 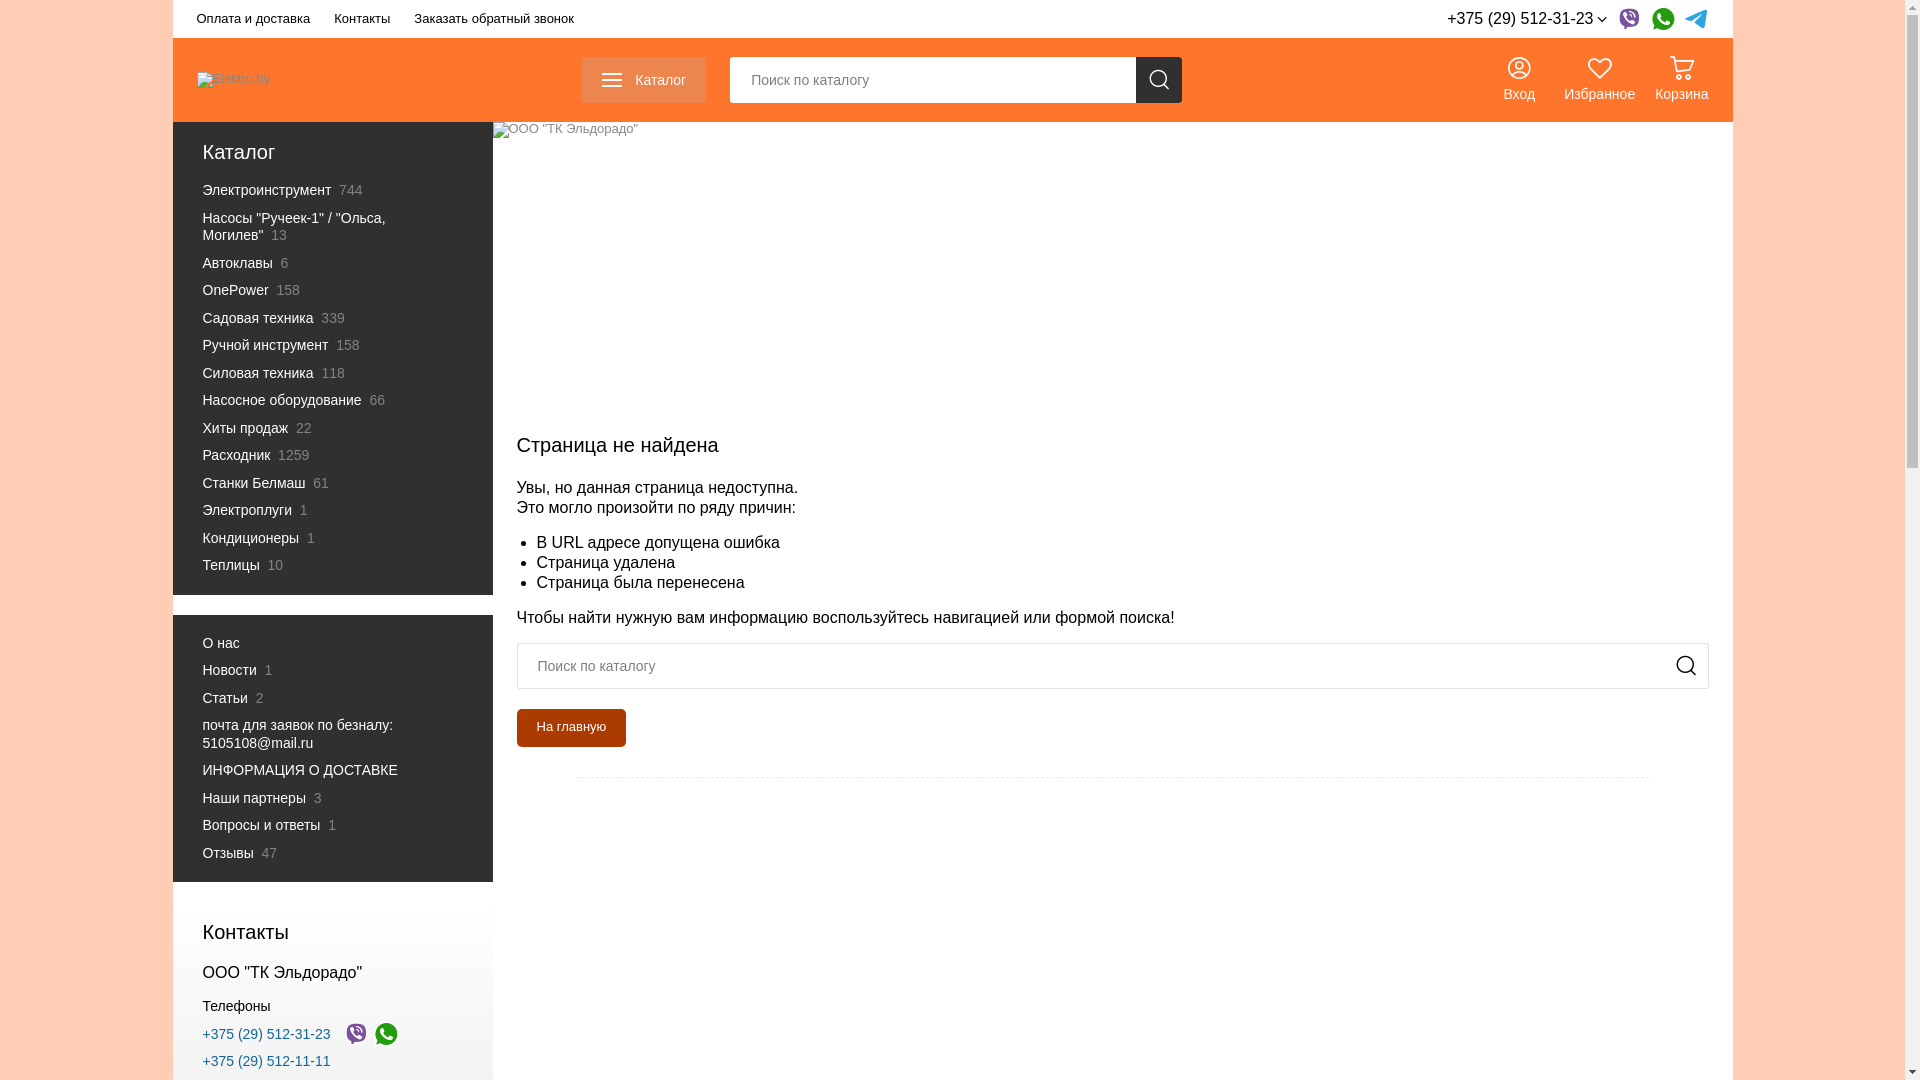 What do you see at coordinates (1694, 19) in the screenshot?
I see `'Telegram'` at bounding box center [1694, 19].